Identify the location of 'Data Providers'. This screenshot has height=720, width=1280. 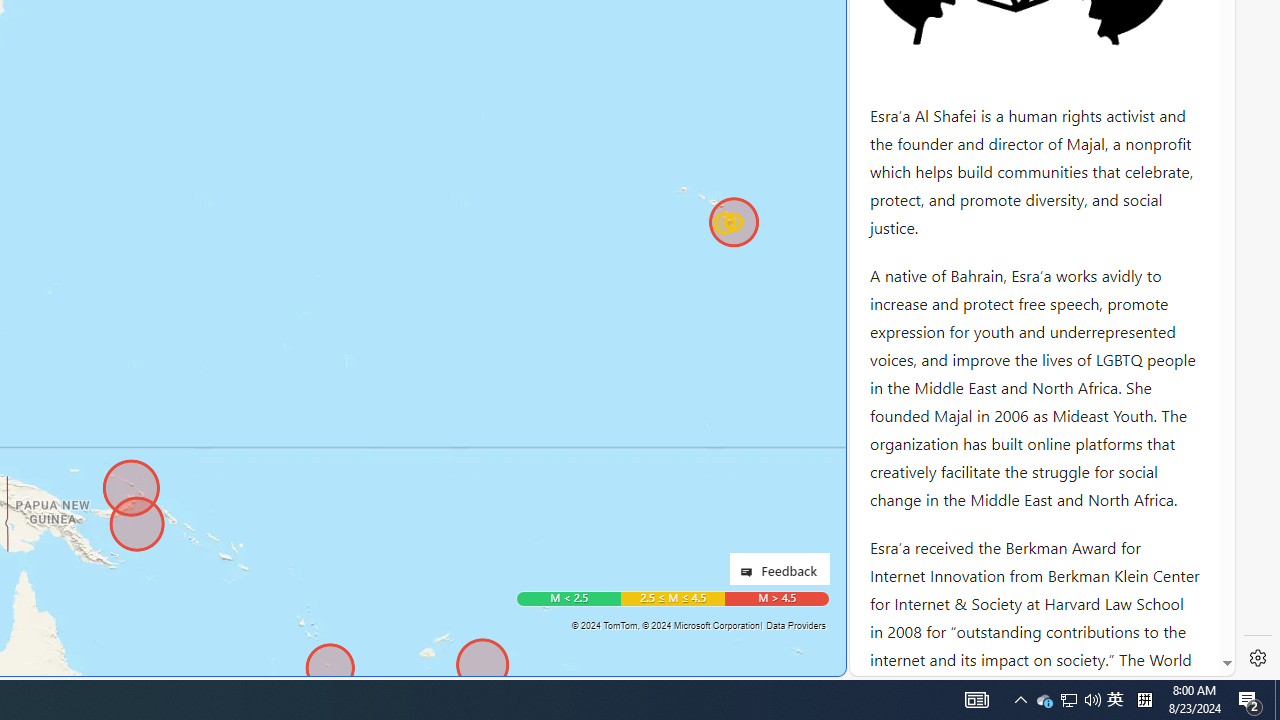
(794, 624).